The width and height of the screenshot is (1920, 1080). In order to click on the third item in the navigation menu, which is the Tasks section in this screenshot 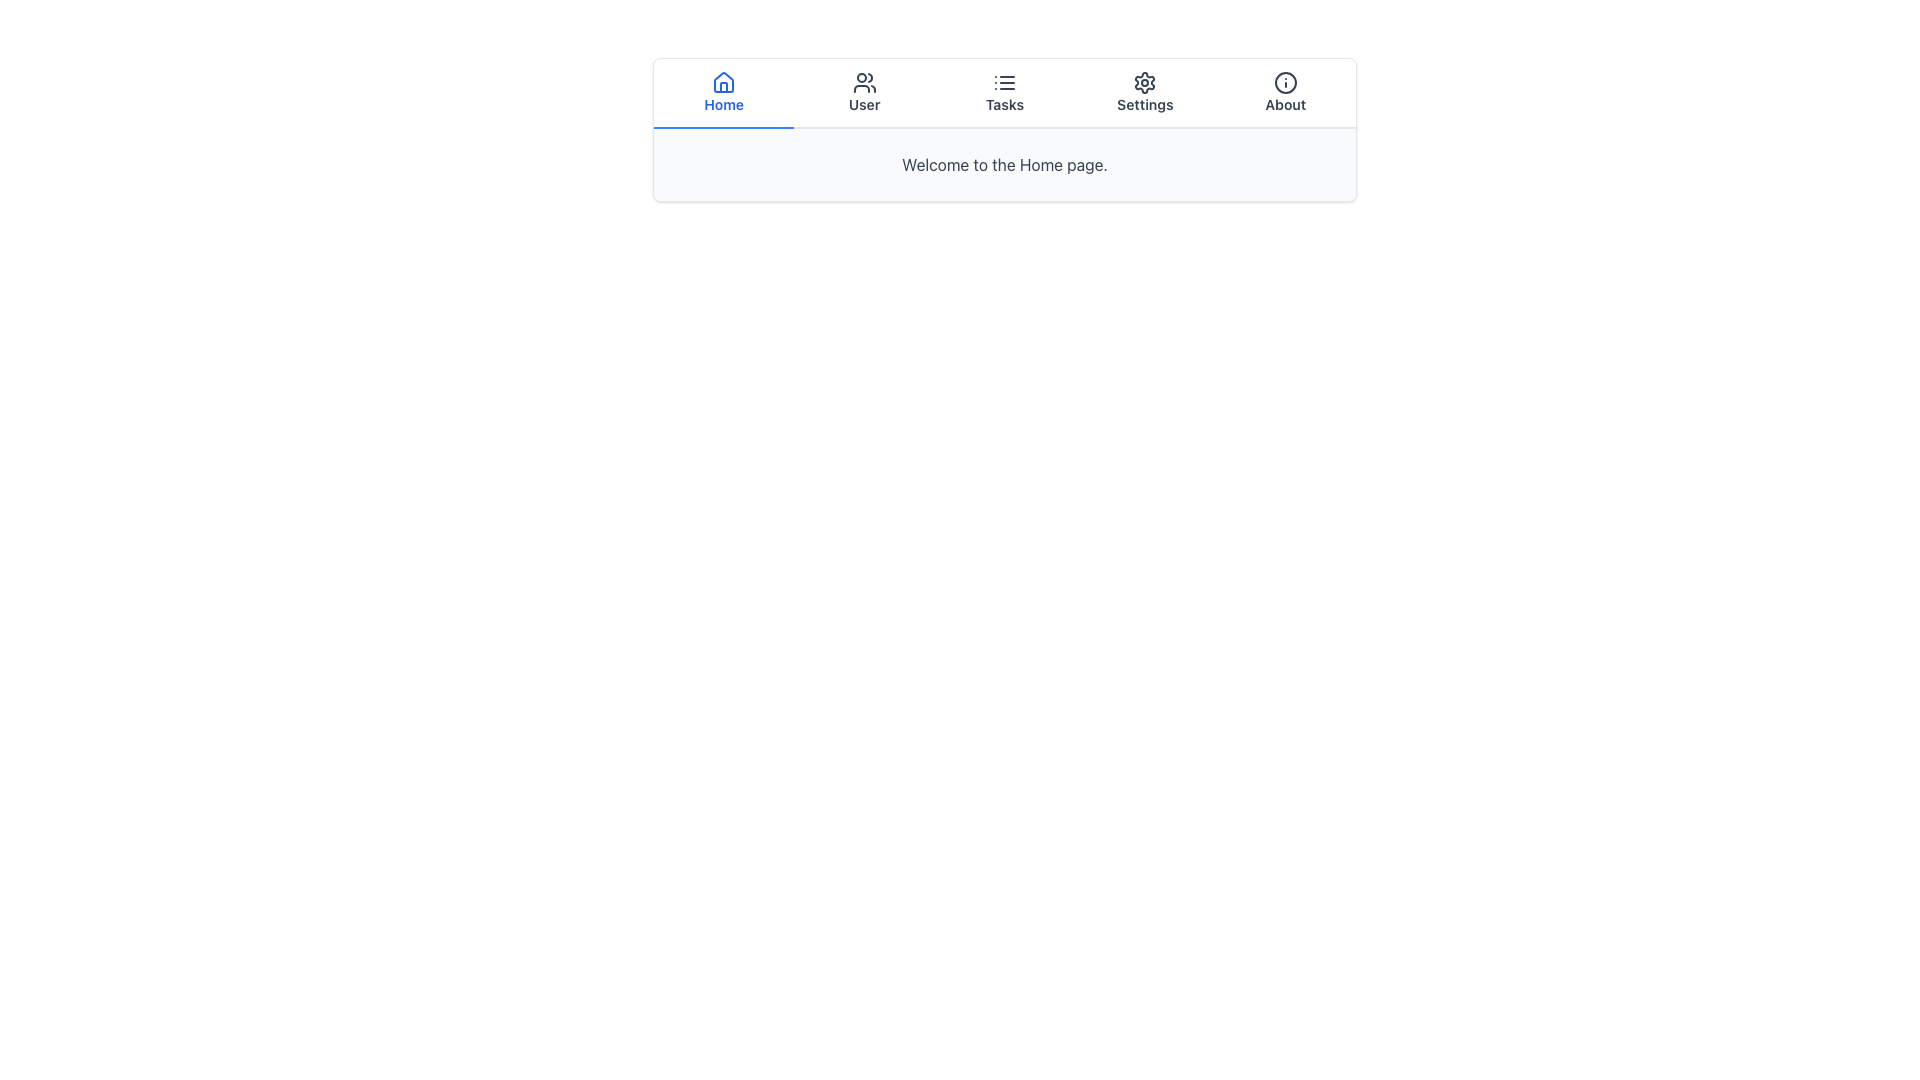, I will do `click(1004, 93)`.